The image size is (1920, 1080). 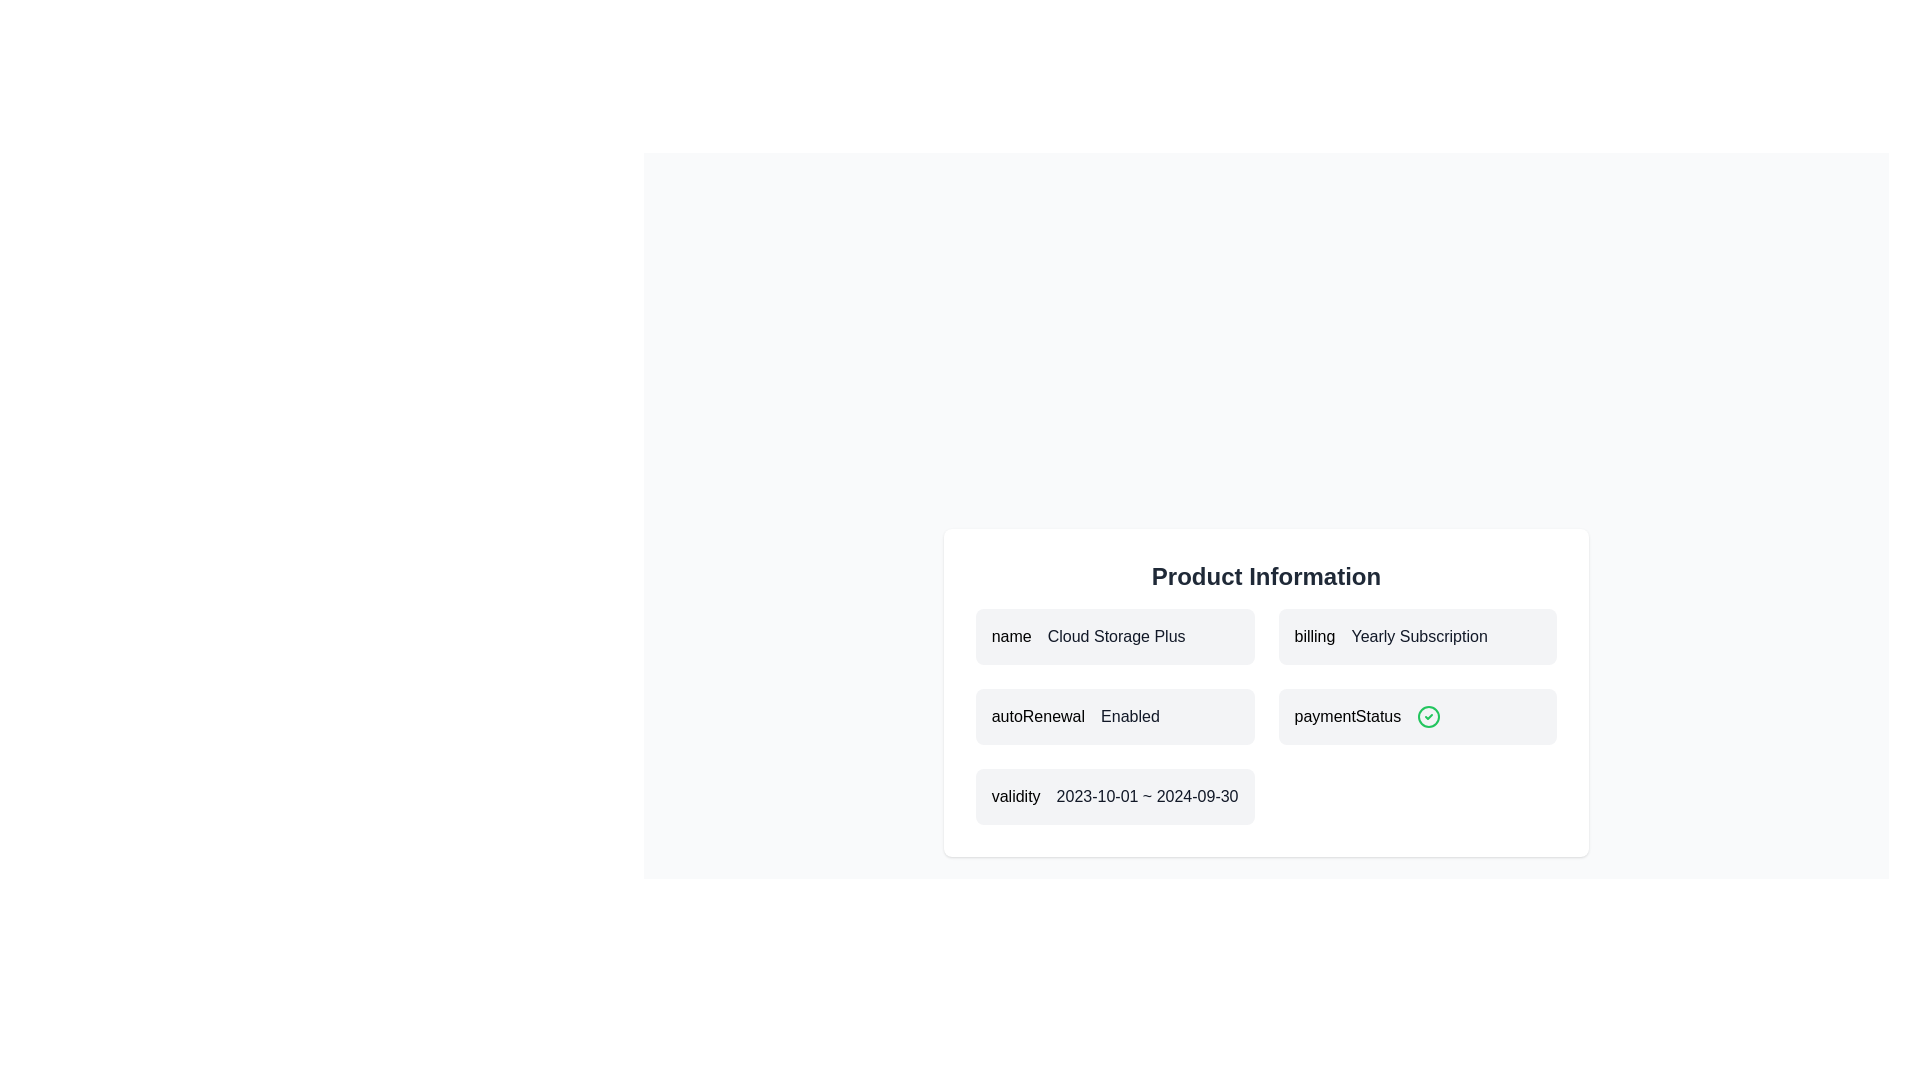 I want to click on the Text Label that serves as a descriptor for the adjacent 'Enabled' text, positioned to the left of it, so click(x=1038, y=716).